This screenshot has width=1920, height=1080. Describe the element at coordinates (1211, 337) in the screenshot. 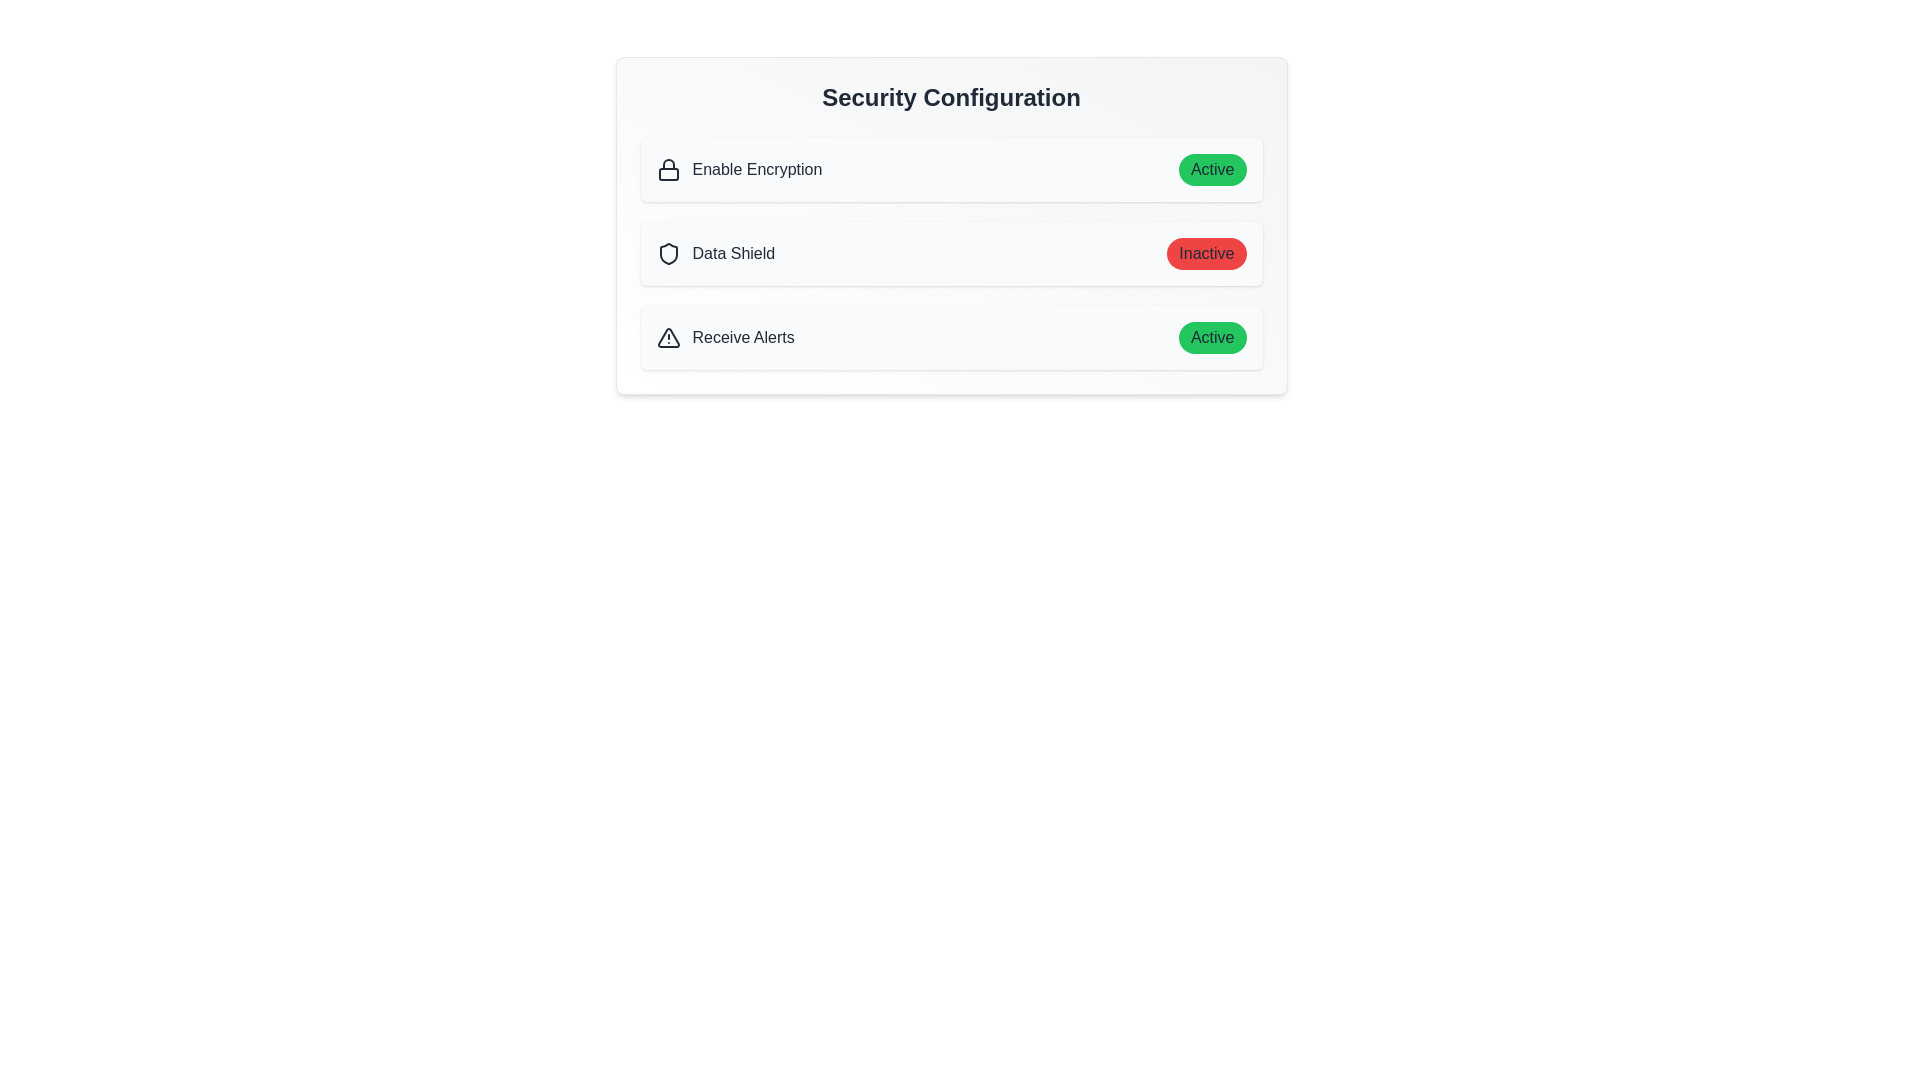

I see `the button that toggles the 'Receive Alerts' setting for keyboard interaction` at that location.